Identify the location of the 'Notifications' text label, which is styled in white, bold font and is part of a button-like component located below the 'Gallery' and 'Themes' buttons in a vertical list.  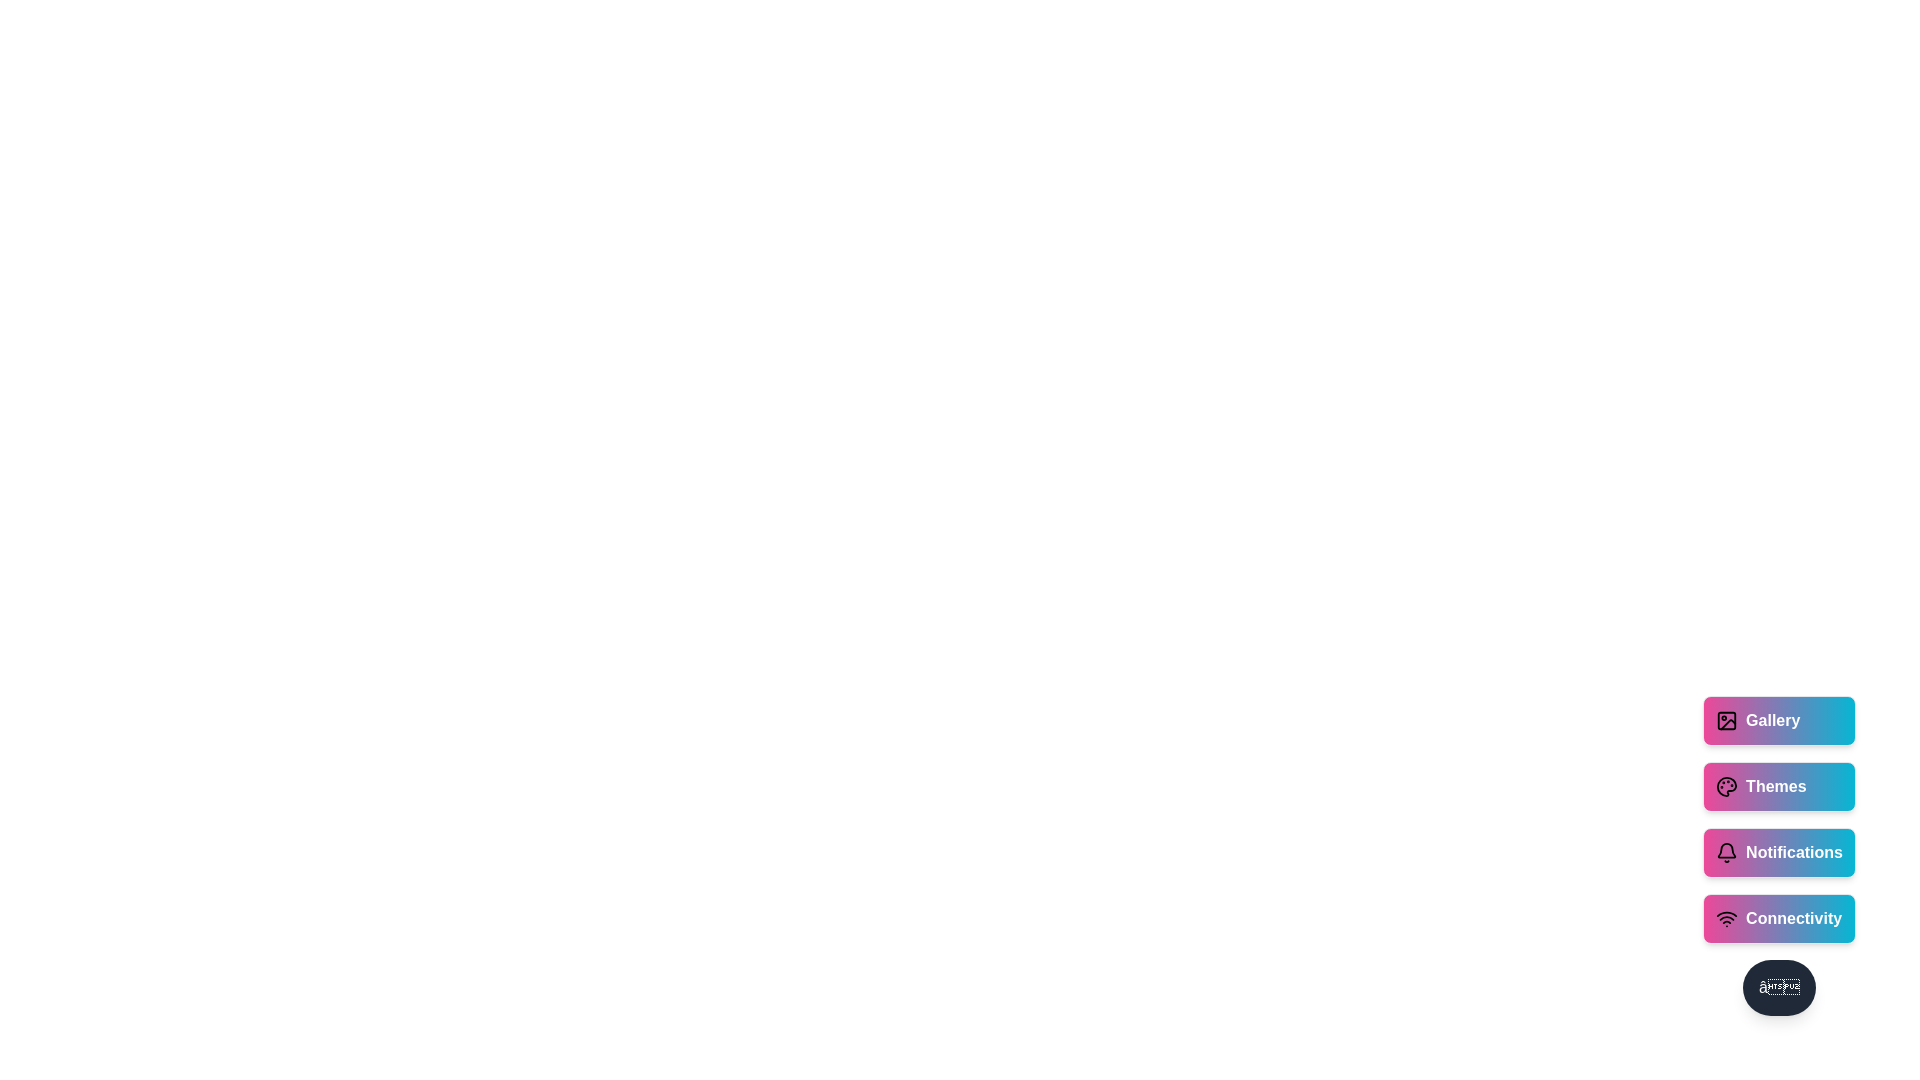
(1794, 852).